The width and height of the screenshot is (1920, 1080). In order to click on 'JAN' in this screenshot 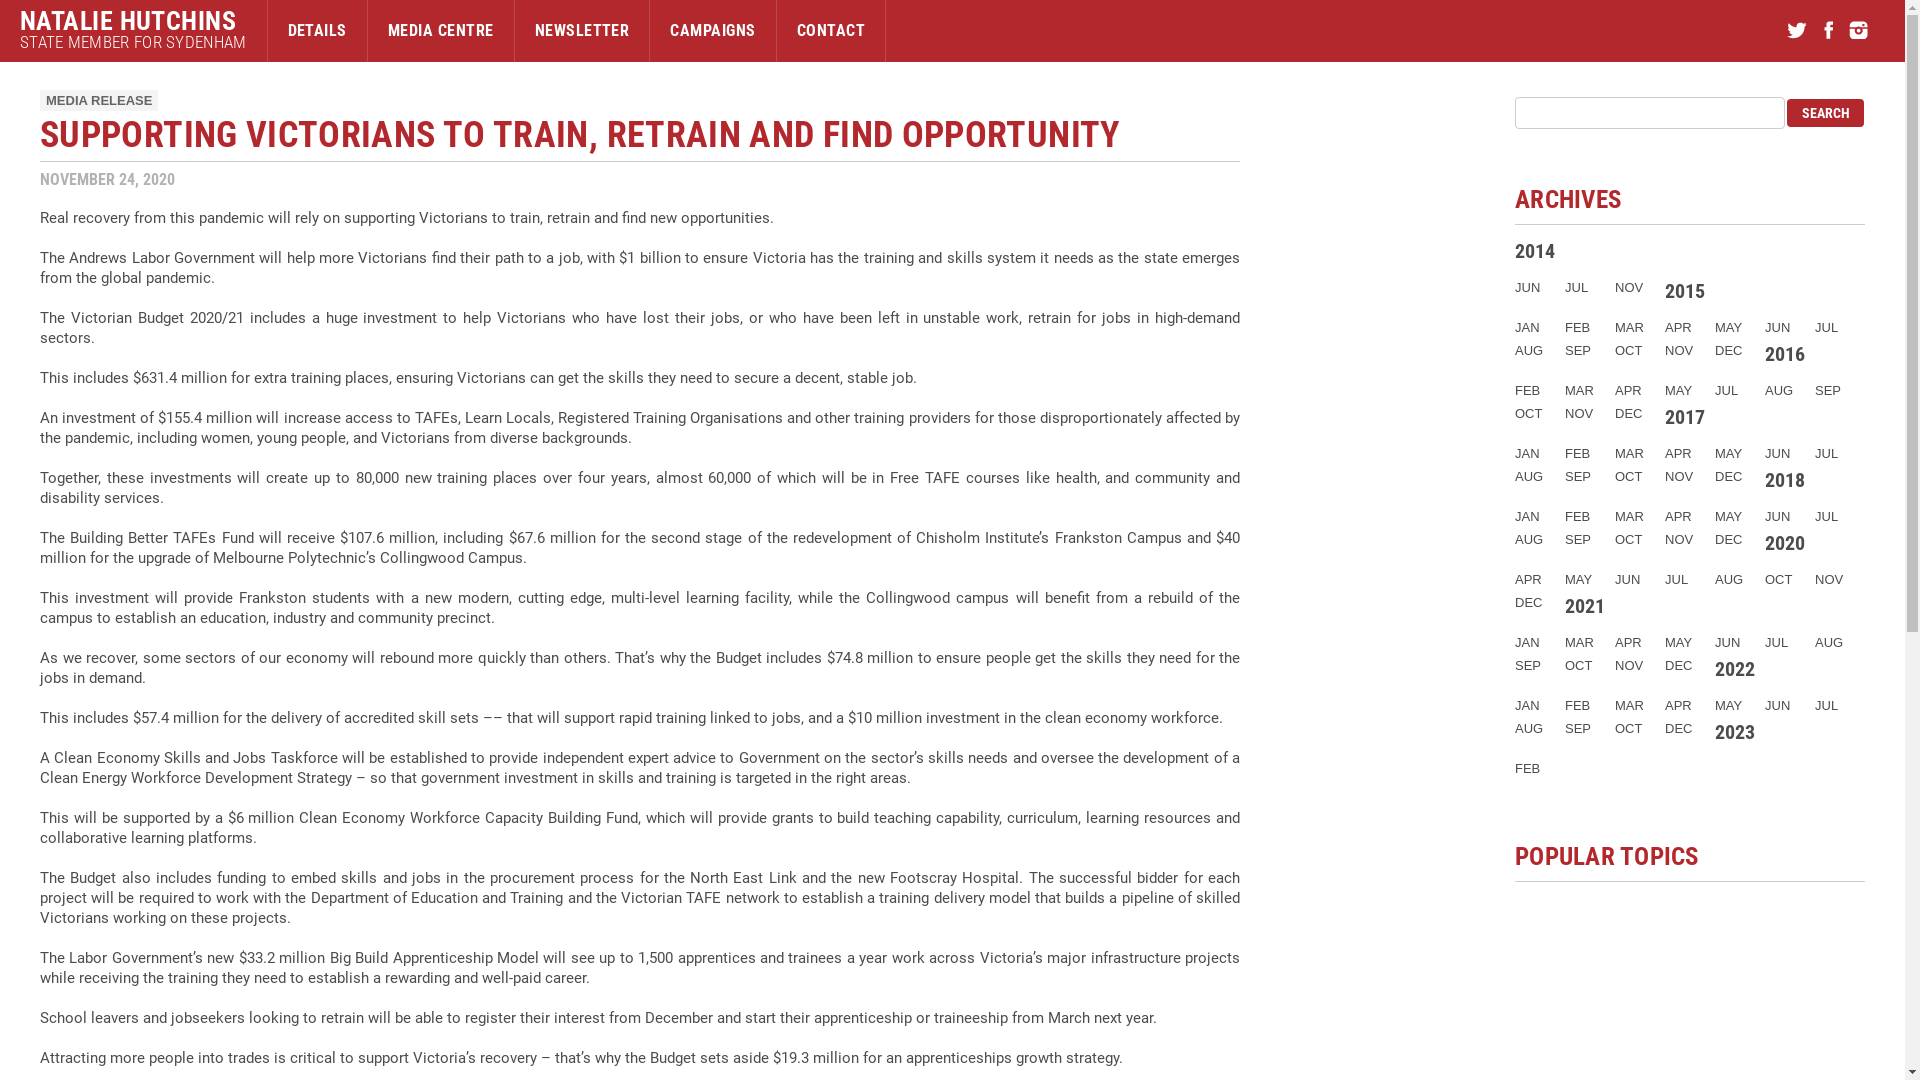, I will do `click(1526, 326)`.